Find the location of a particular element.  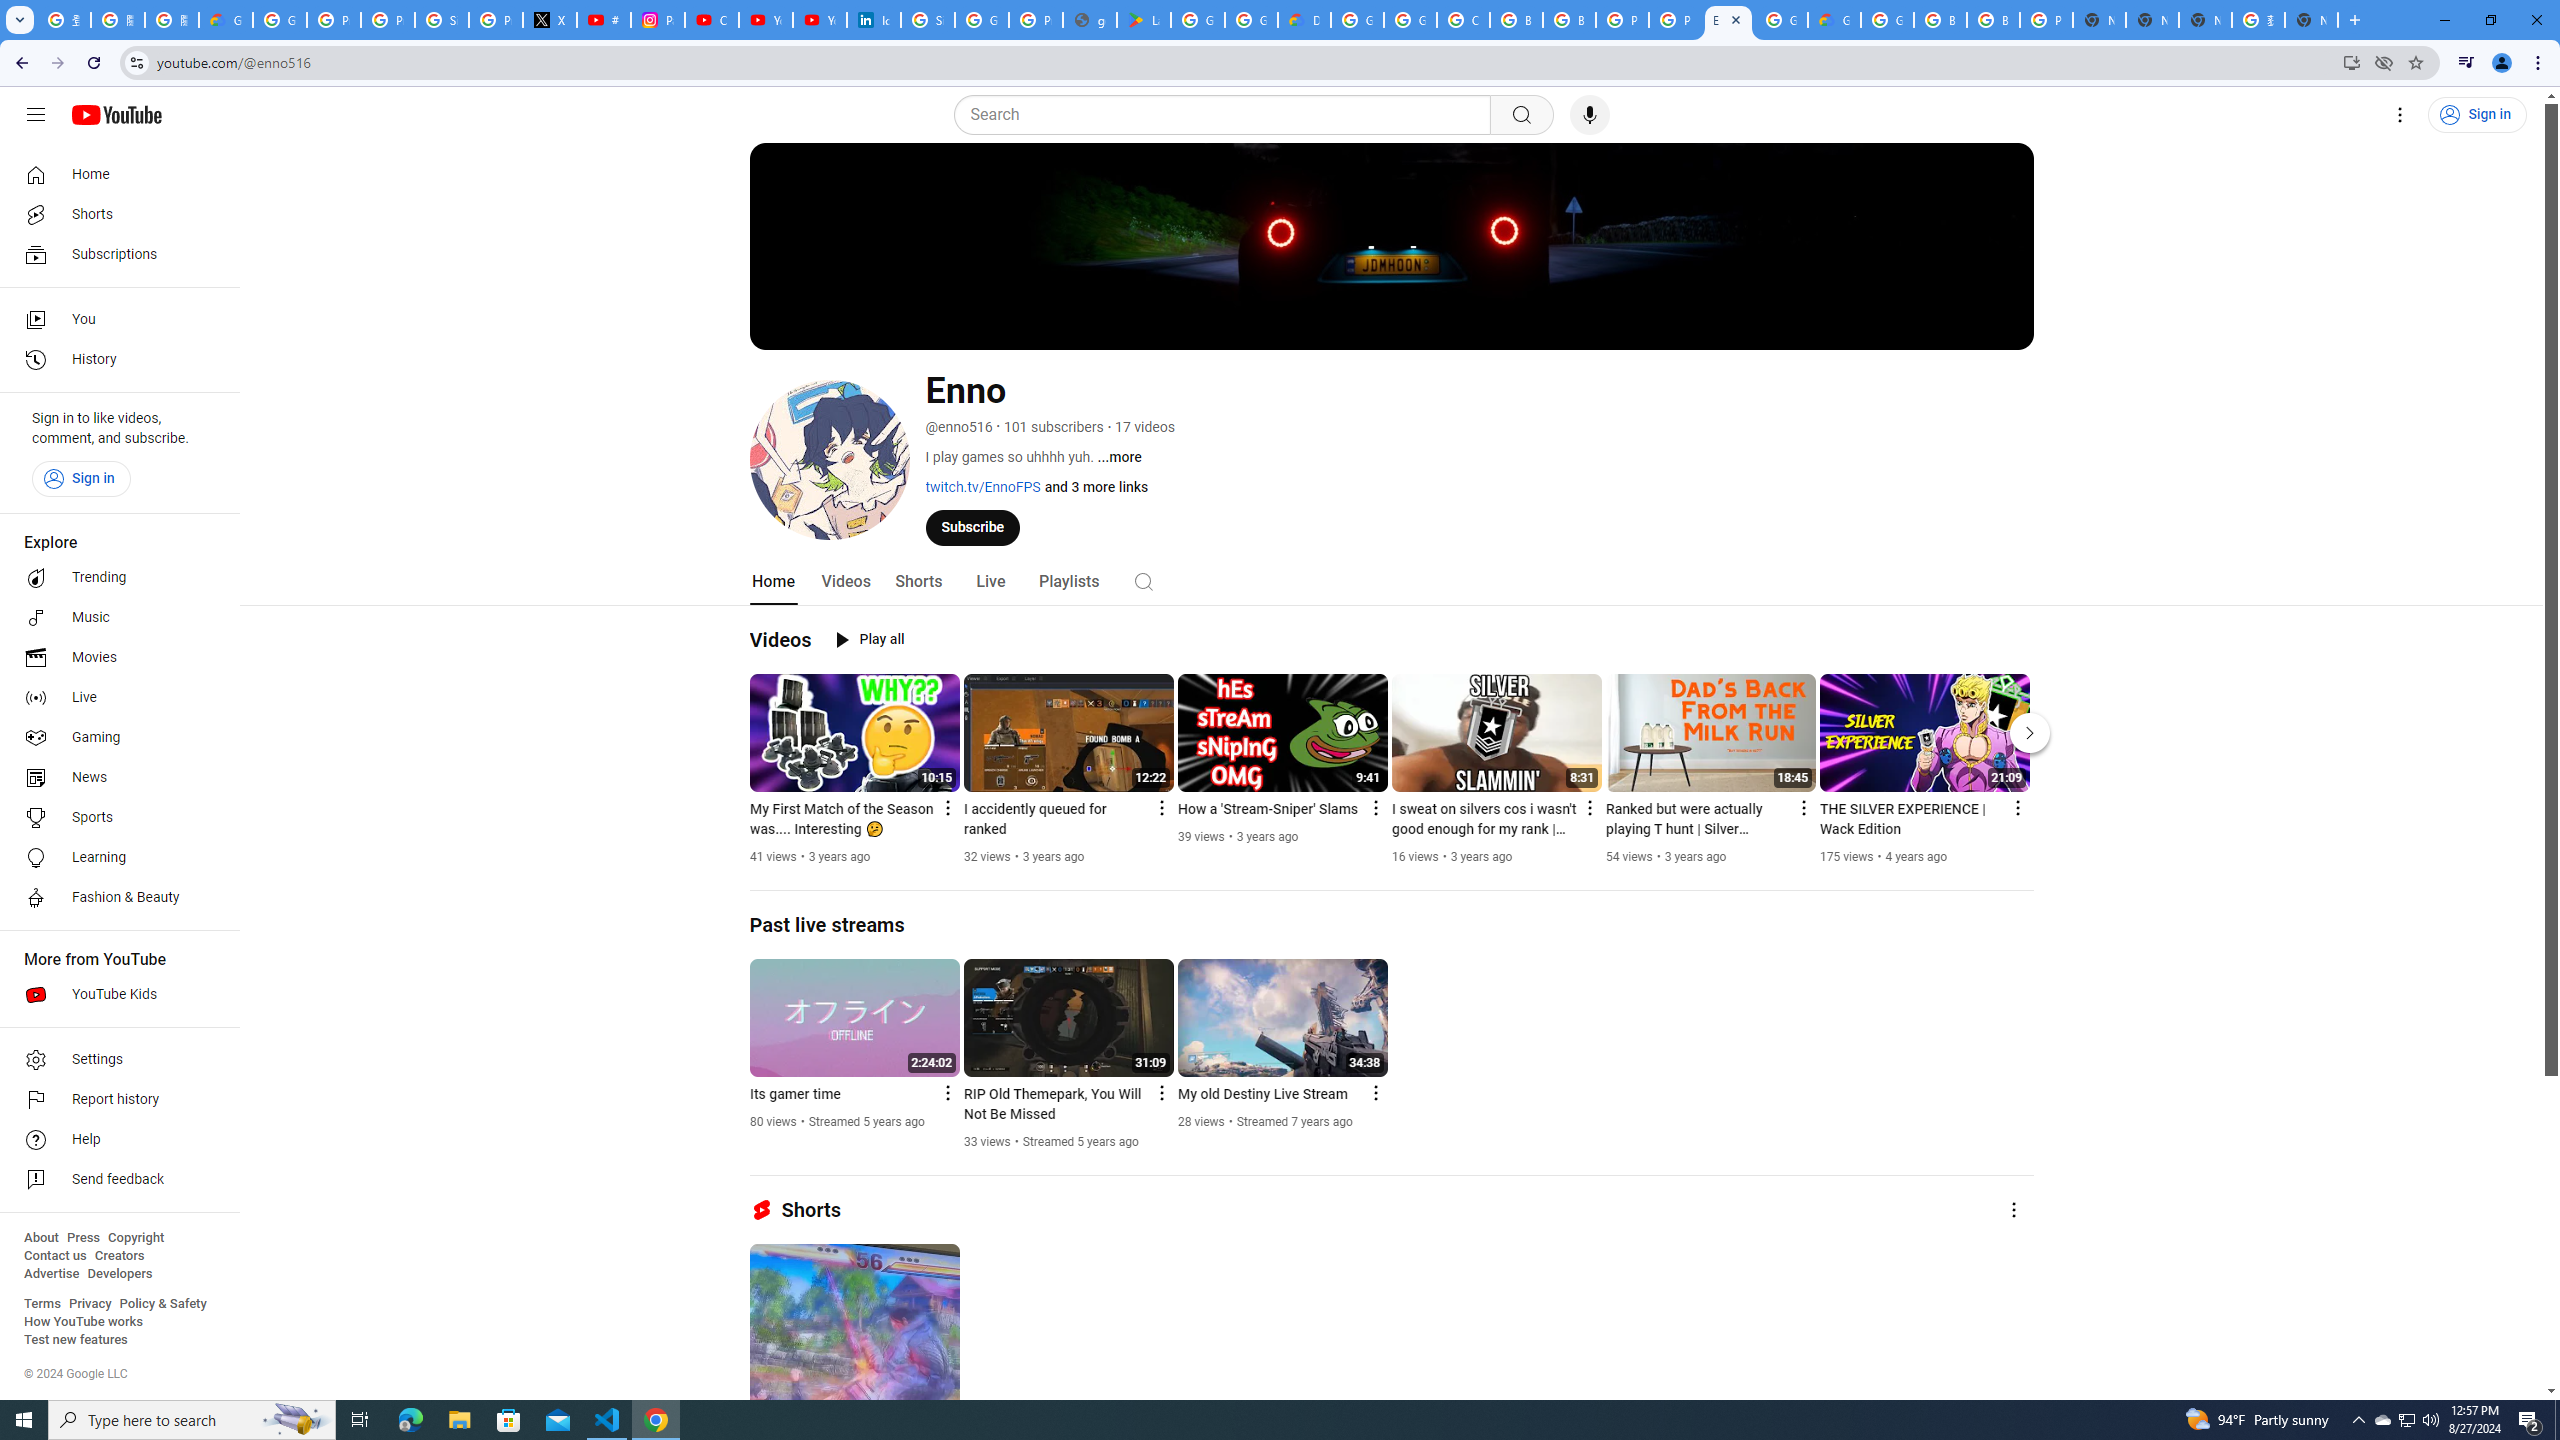

'Subscribe' is located at coordinates (971, 526).